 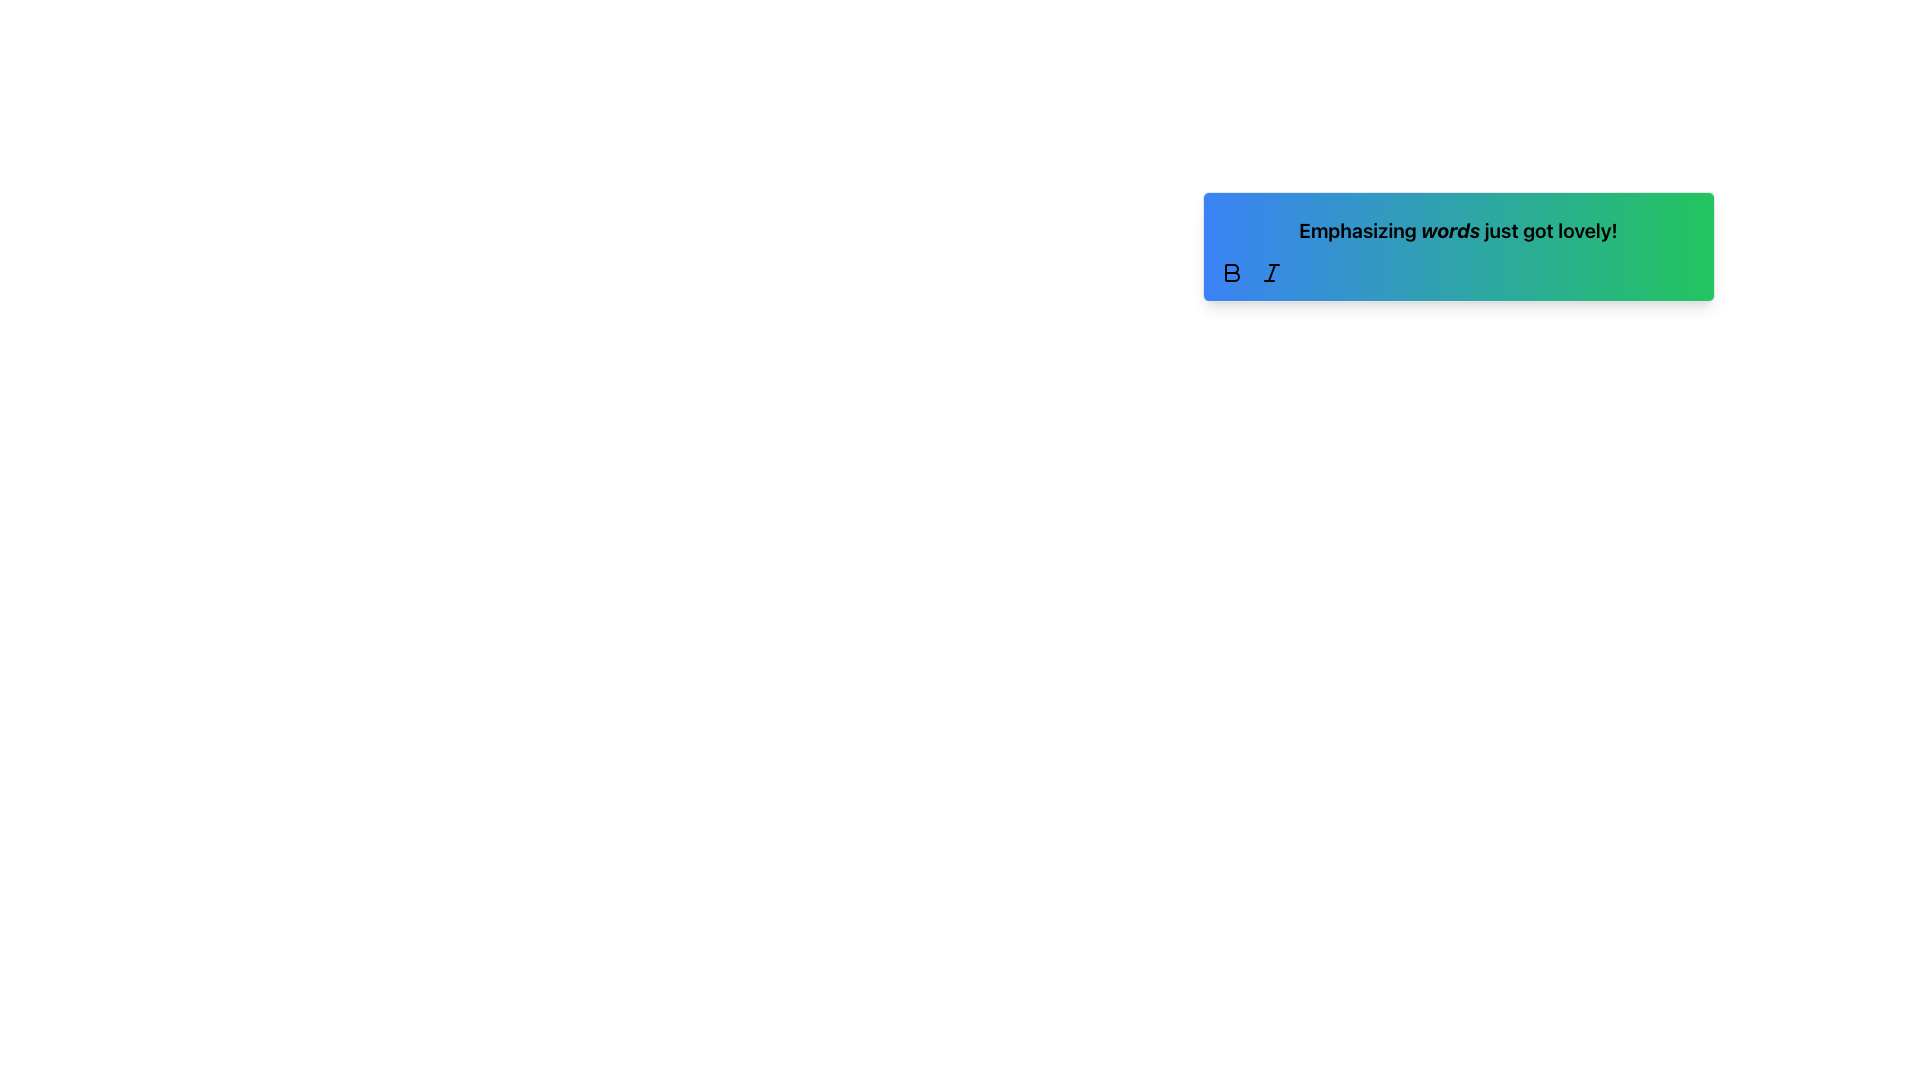 What do you see at coordinates (1231, 273) in the screenshot?
I see `the bold 'B' icon in the toolbar` at bounding box center [1231, 273].